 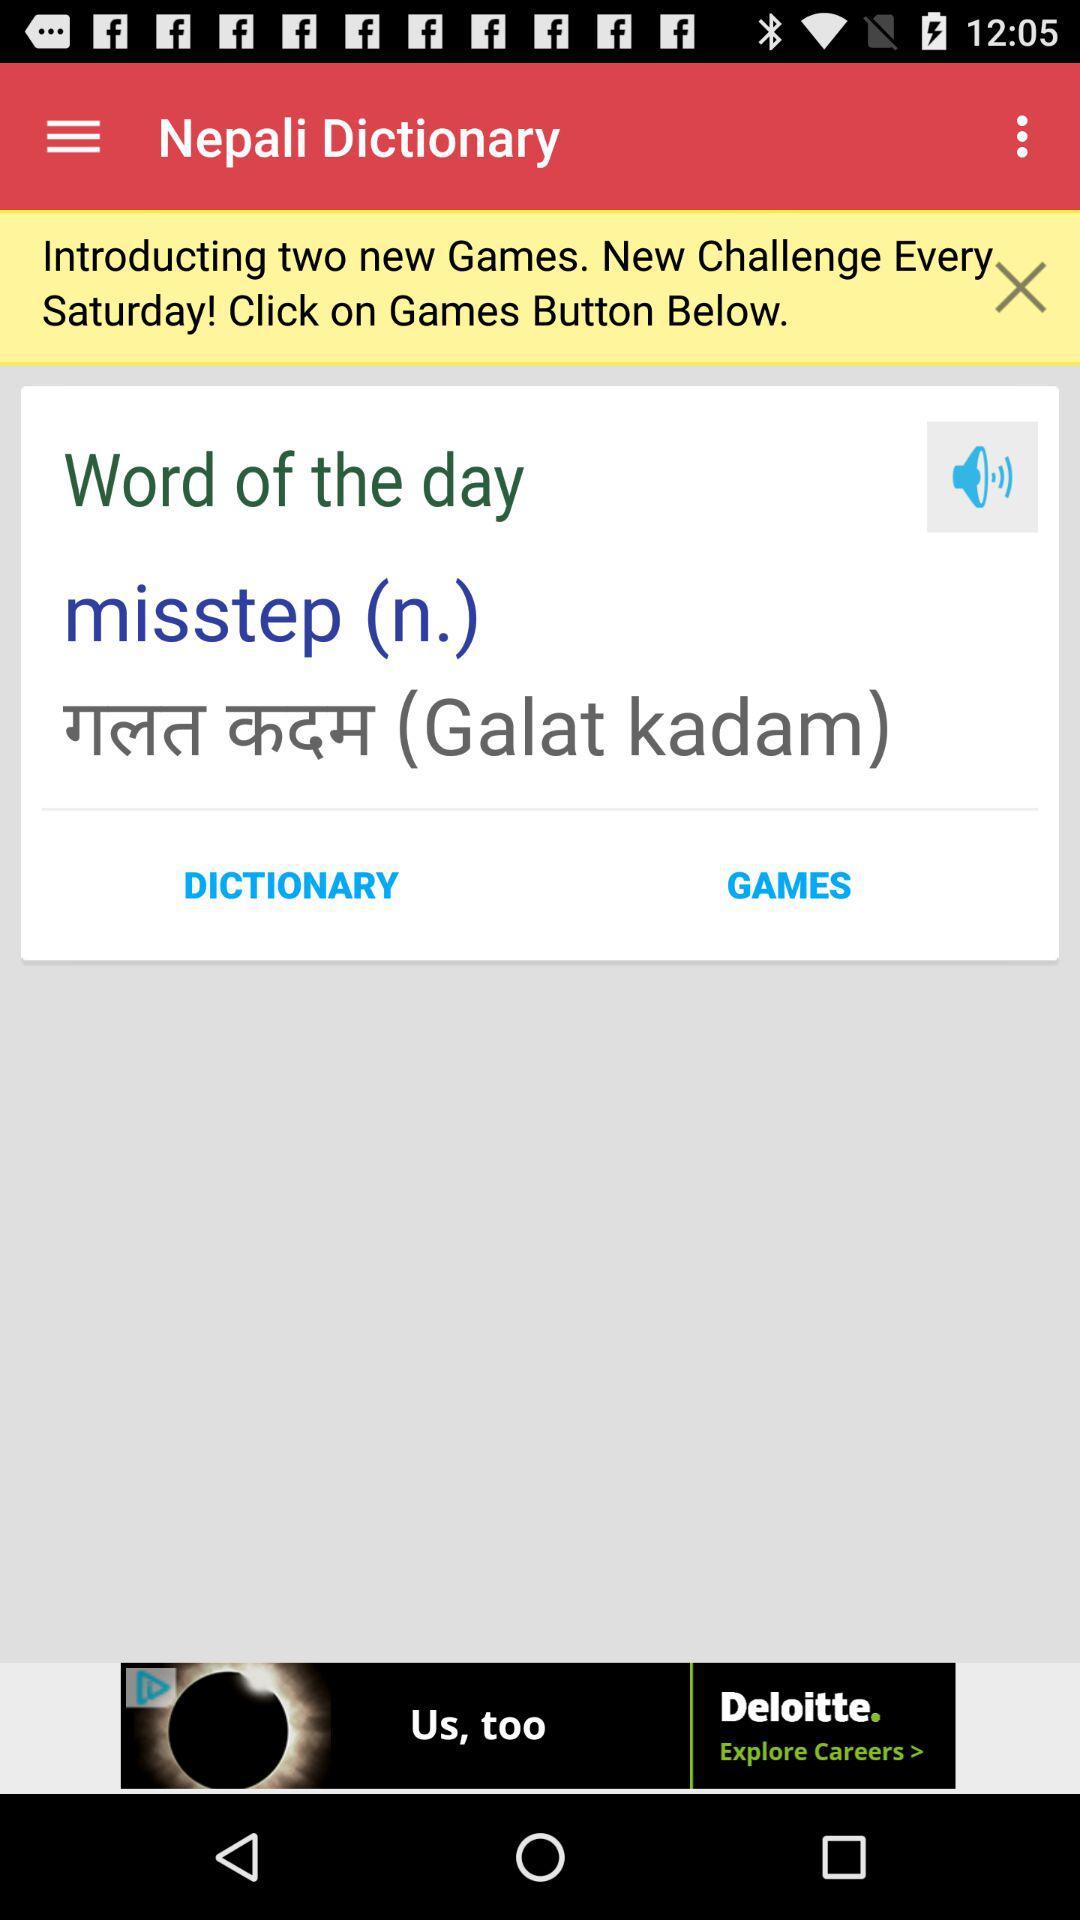 I want to click on app to the right of the nepali dictionary item, so click(x=1027, y=135).